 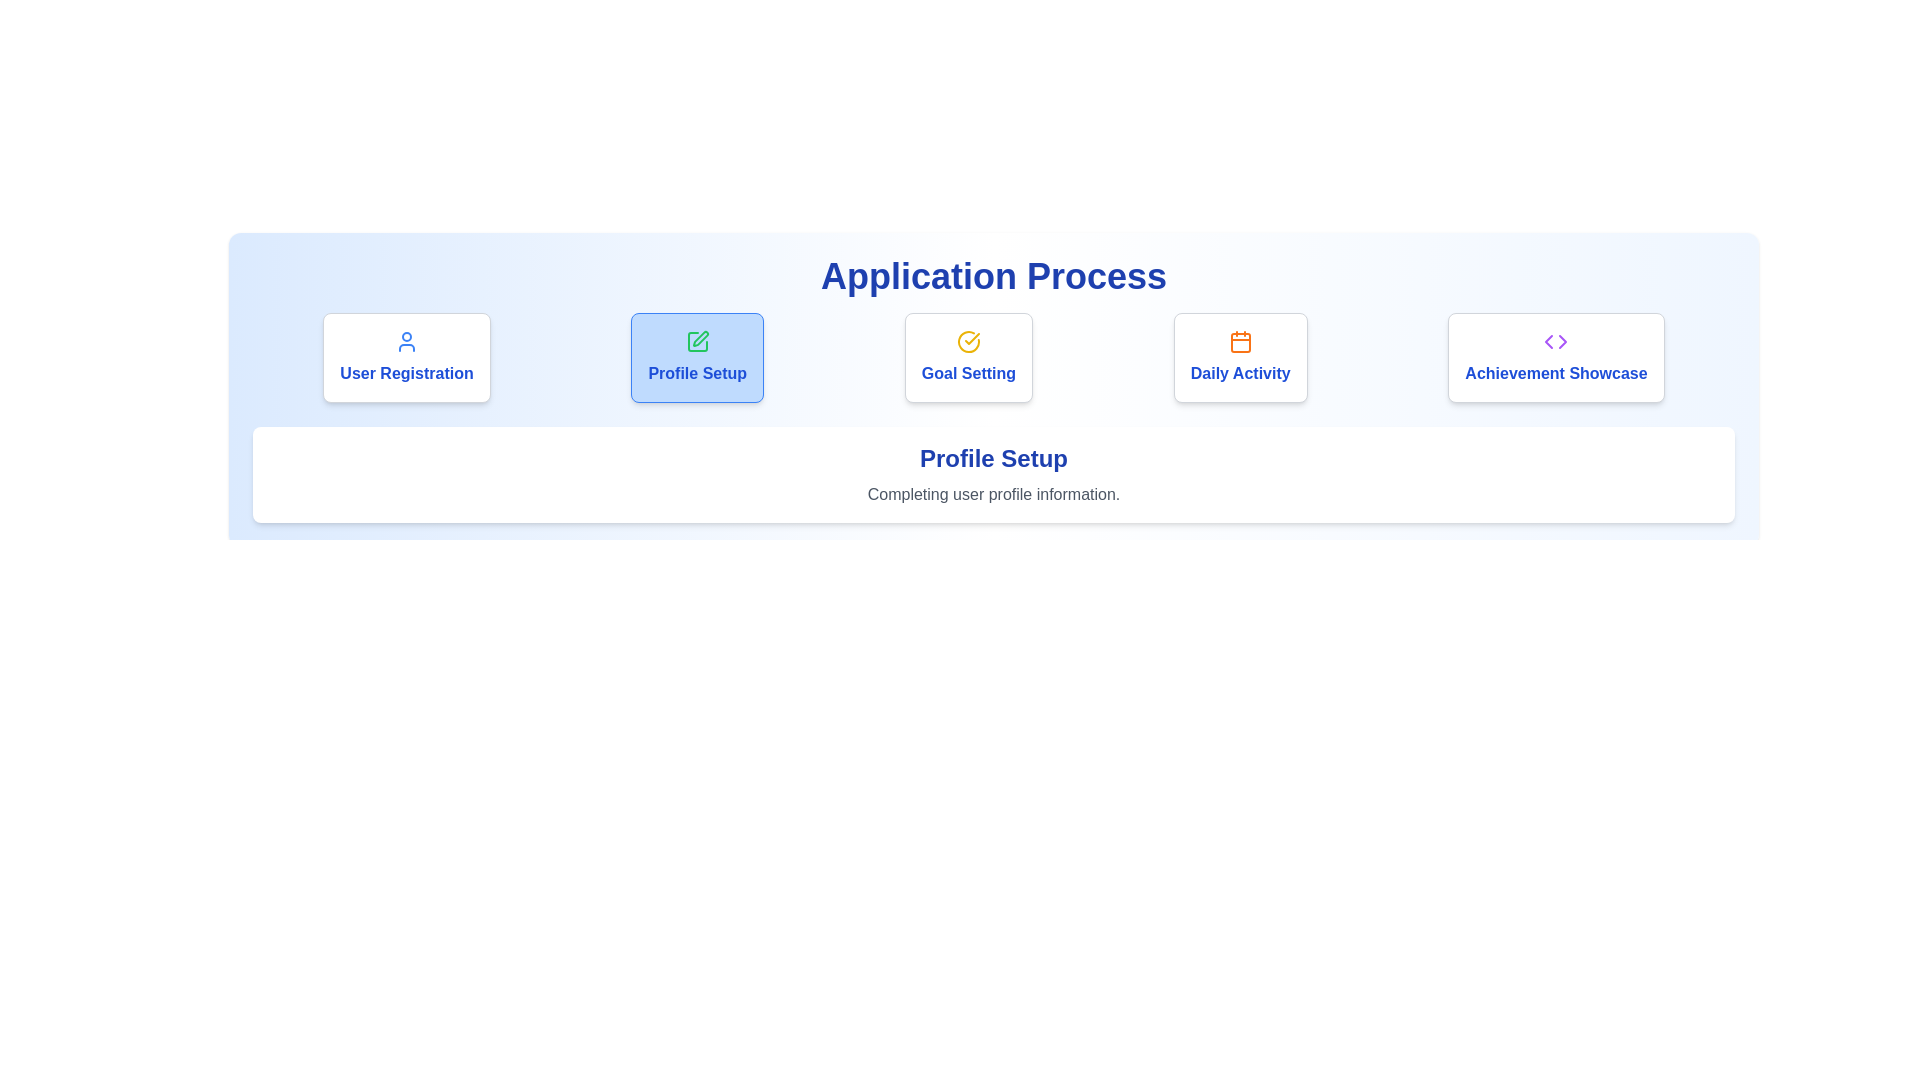 I want to click on the static text label reading 'Completing user profile information.' which is styled in gray color and located beneath the title 'Profile Setup', so click(x=993, y=494).